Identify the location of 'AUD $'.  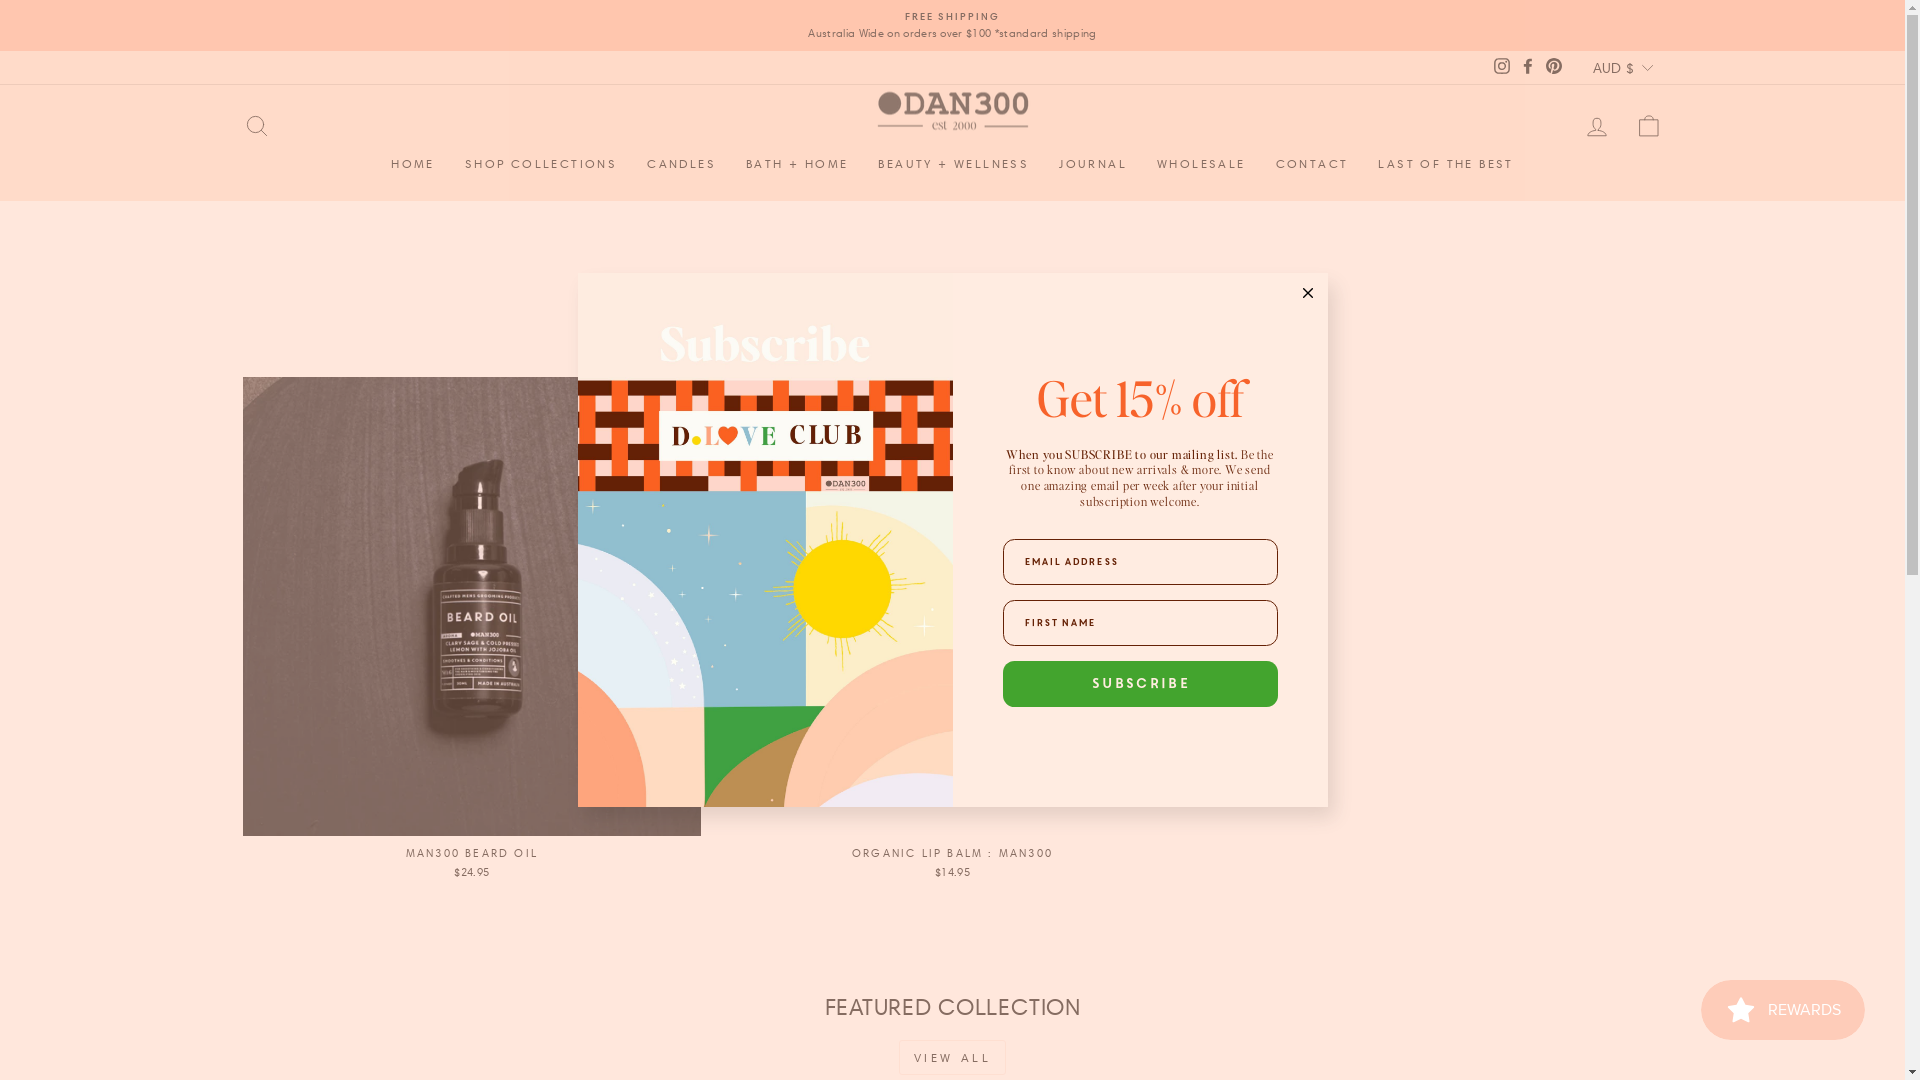
(1586, 65).